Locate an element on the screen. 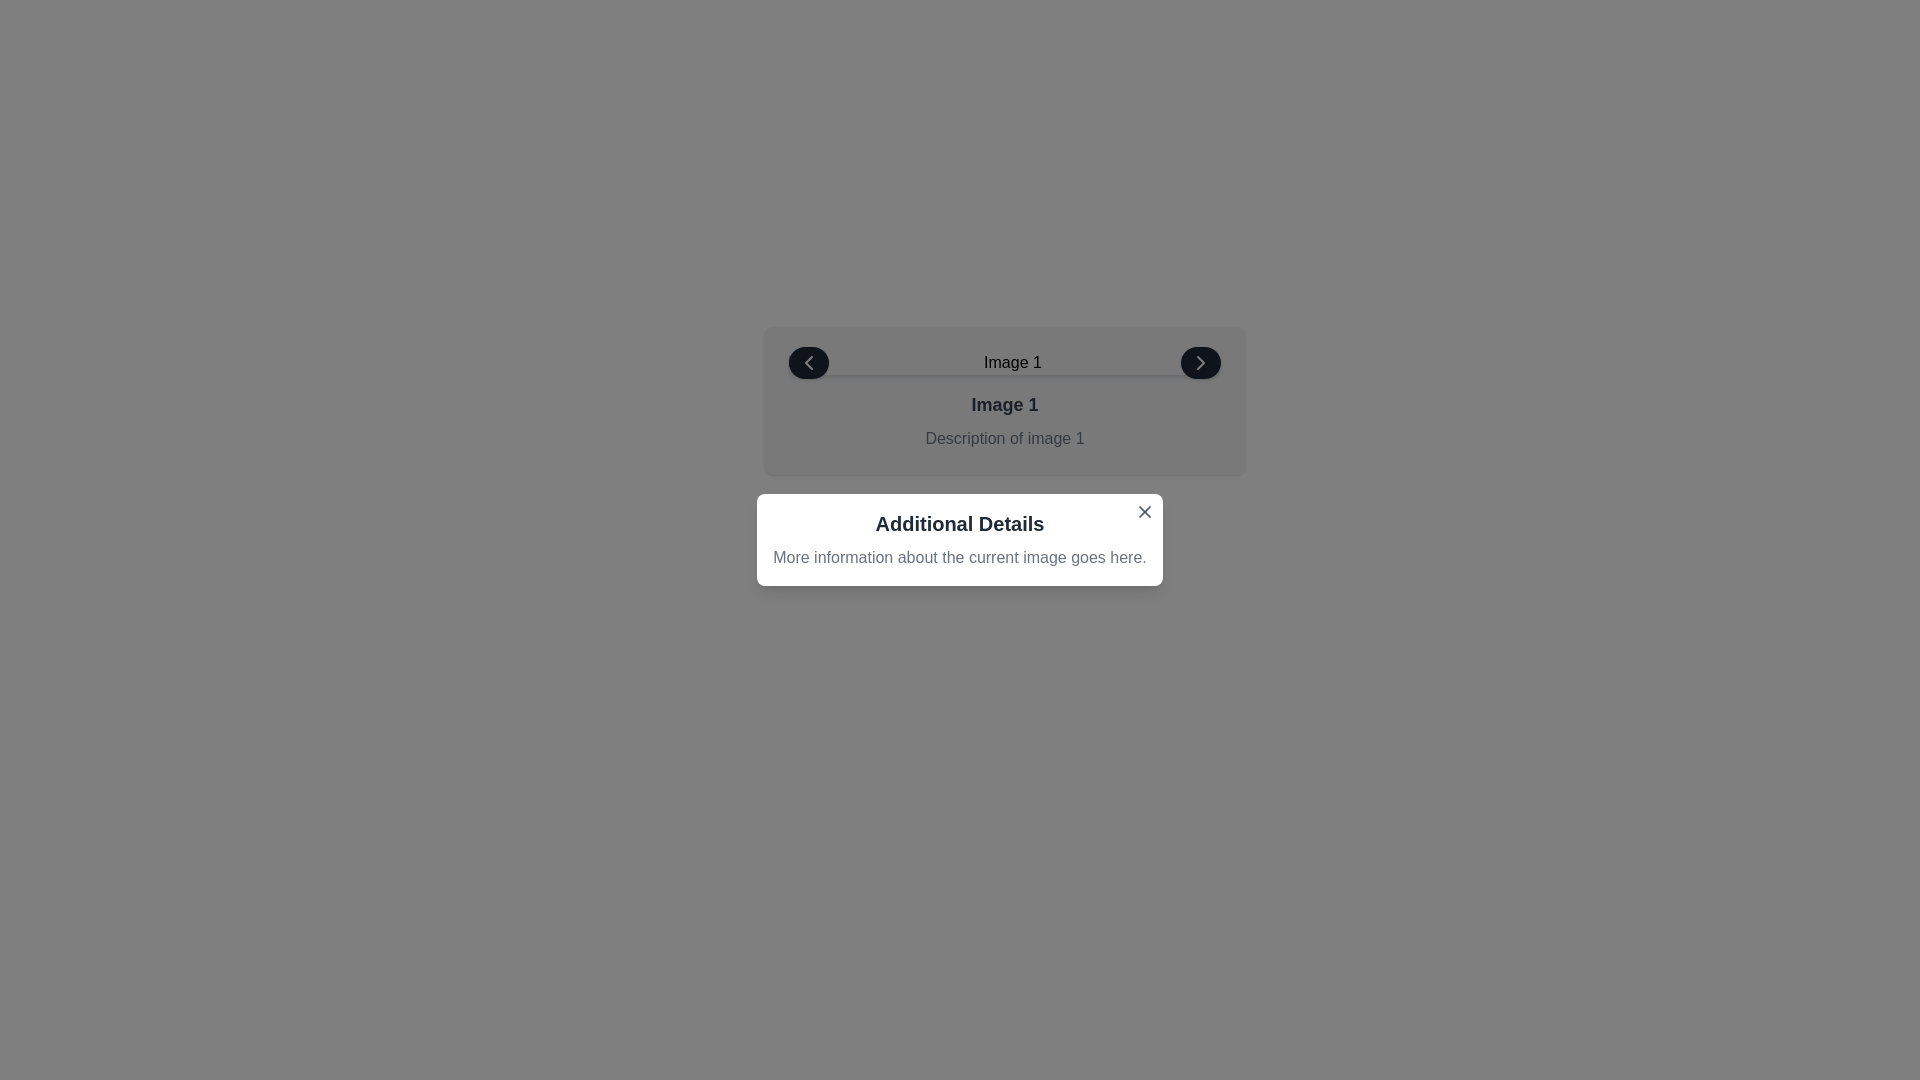  the text label or heading element that displays the title or identifier of the current image, located centrally above the descriptive text 'Description of image 1' is located at coordinates (1004, 405).